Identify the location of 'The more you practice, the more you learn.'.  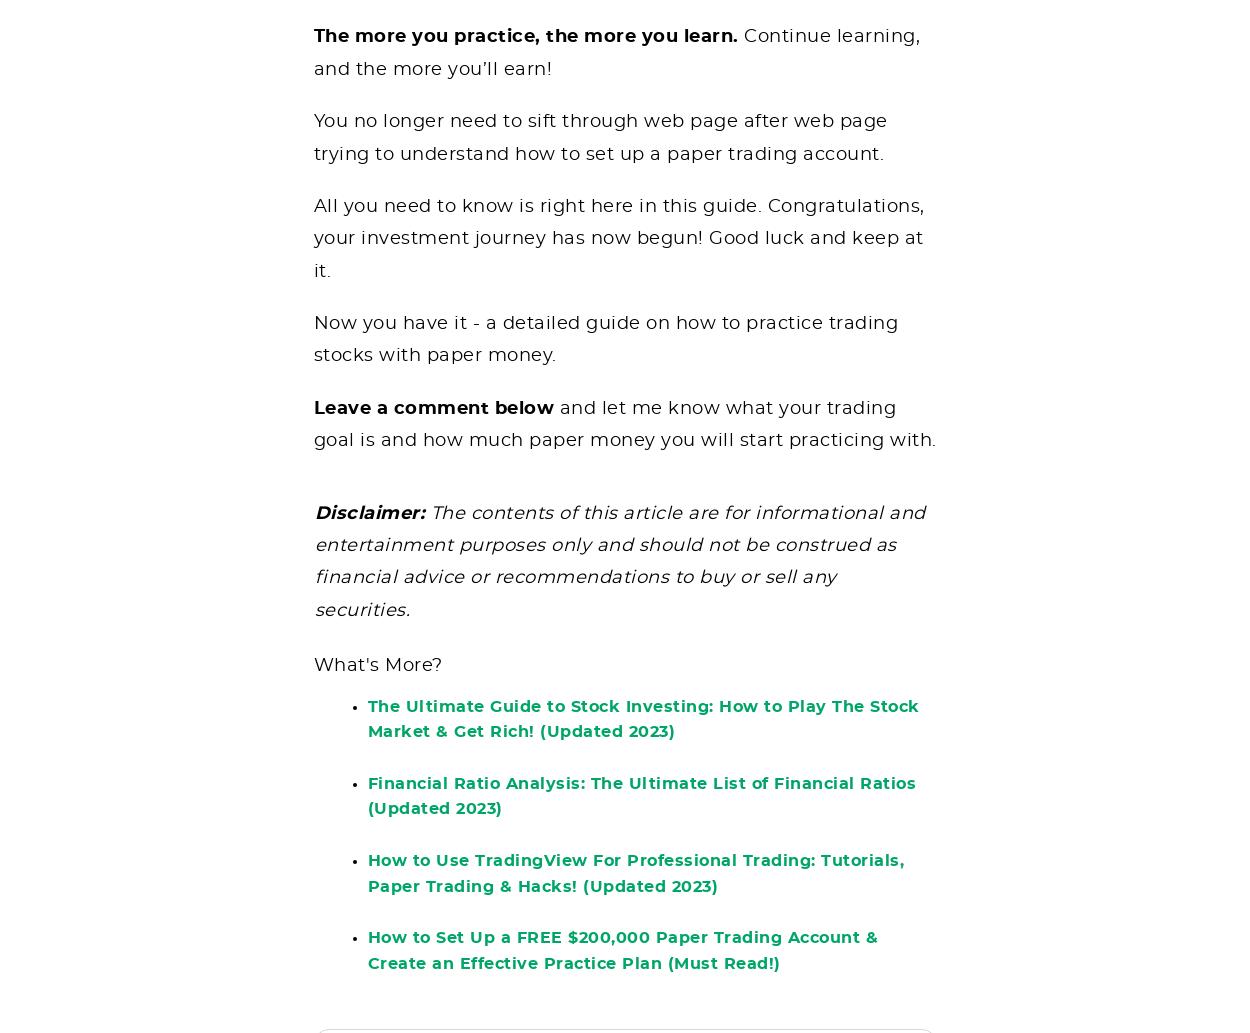
(312, 51).